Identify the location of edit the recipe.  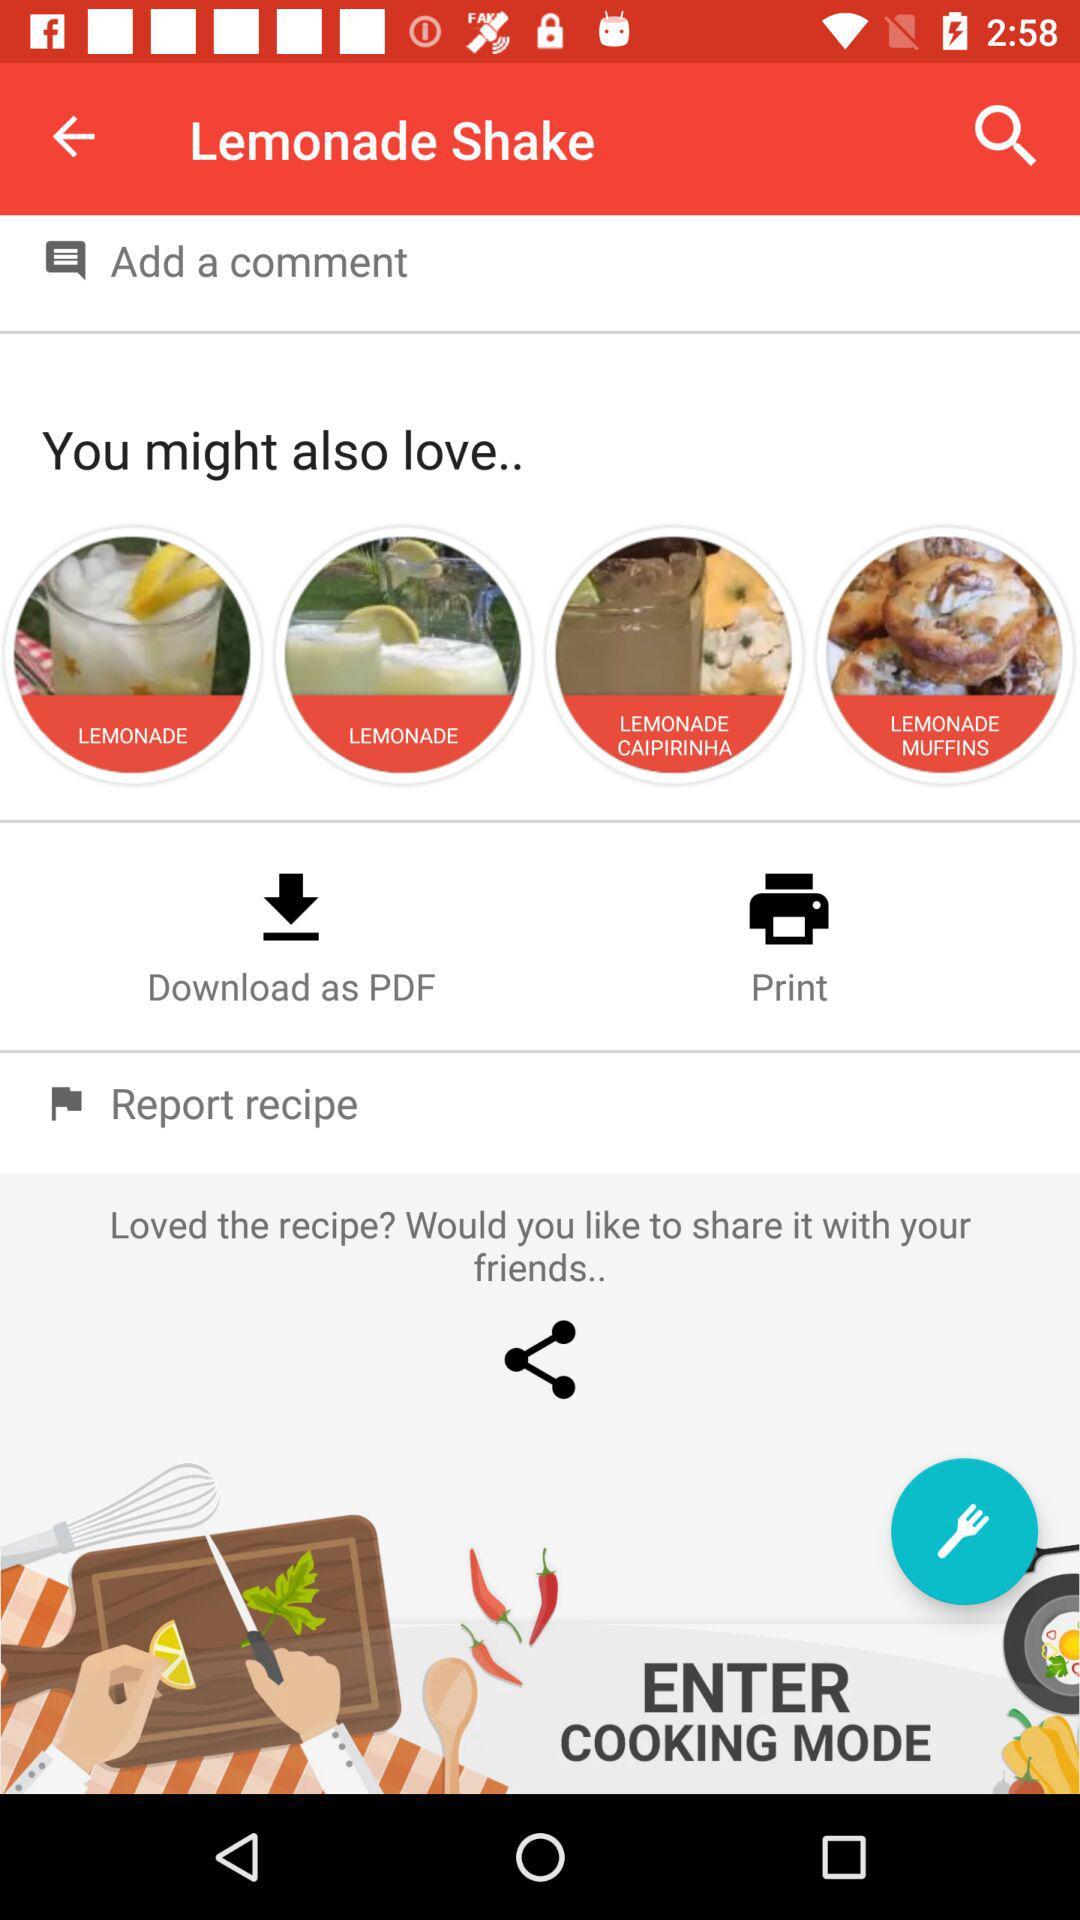
(963, 1530).